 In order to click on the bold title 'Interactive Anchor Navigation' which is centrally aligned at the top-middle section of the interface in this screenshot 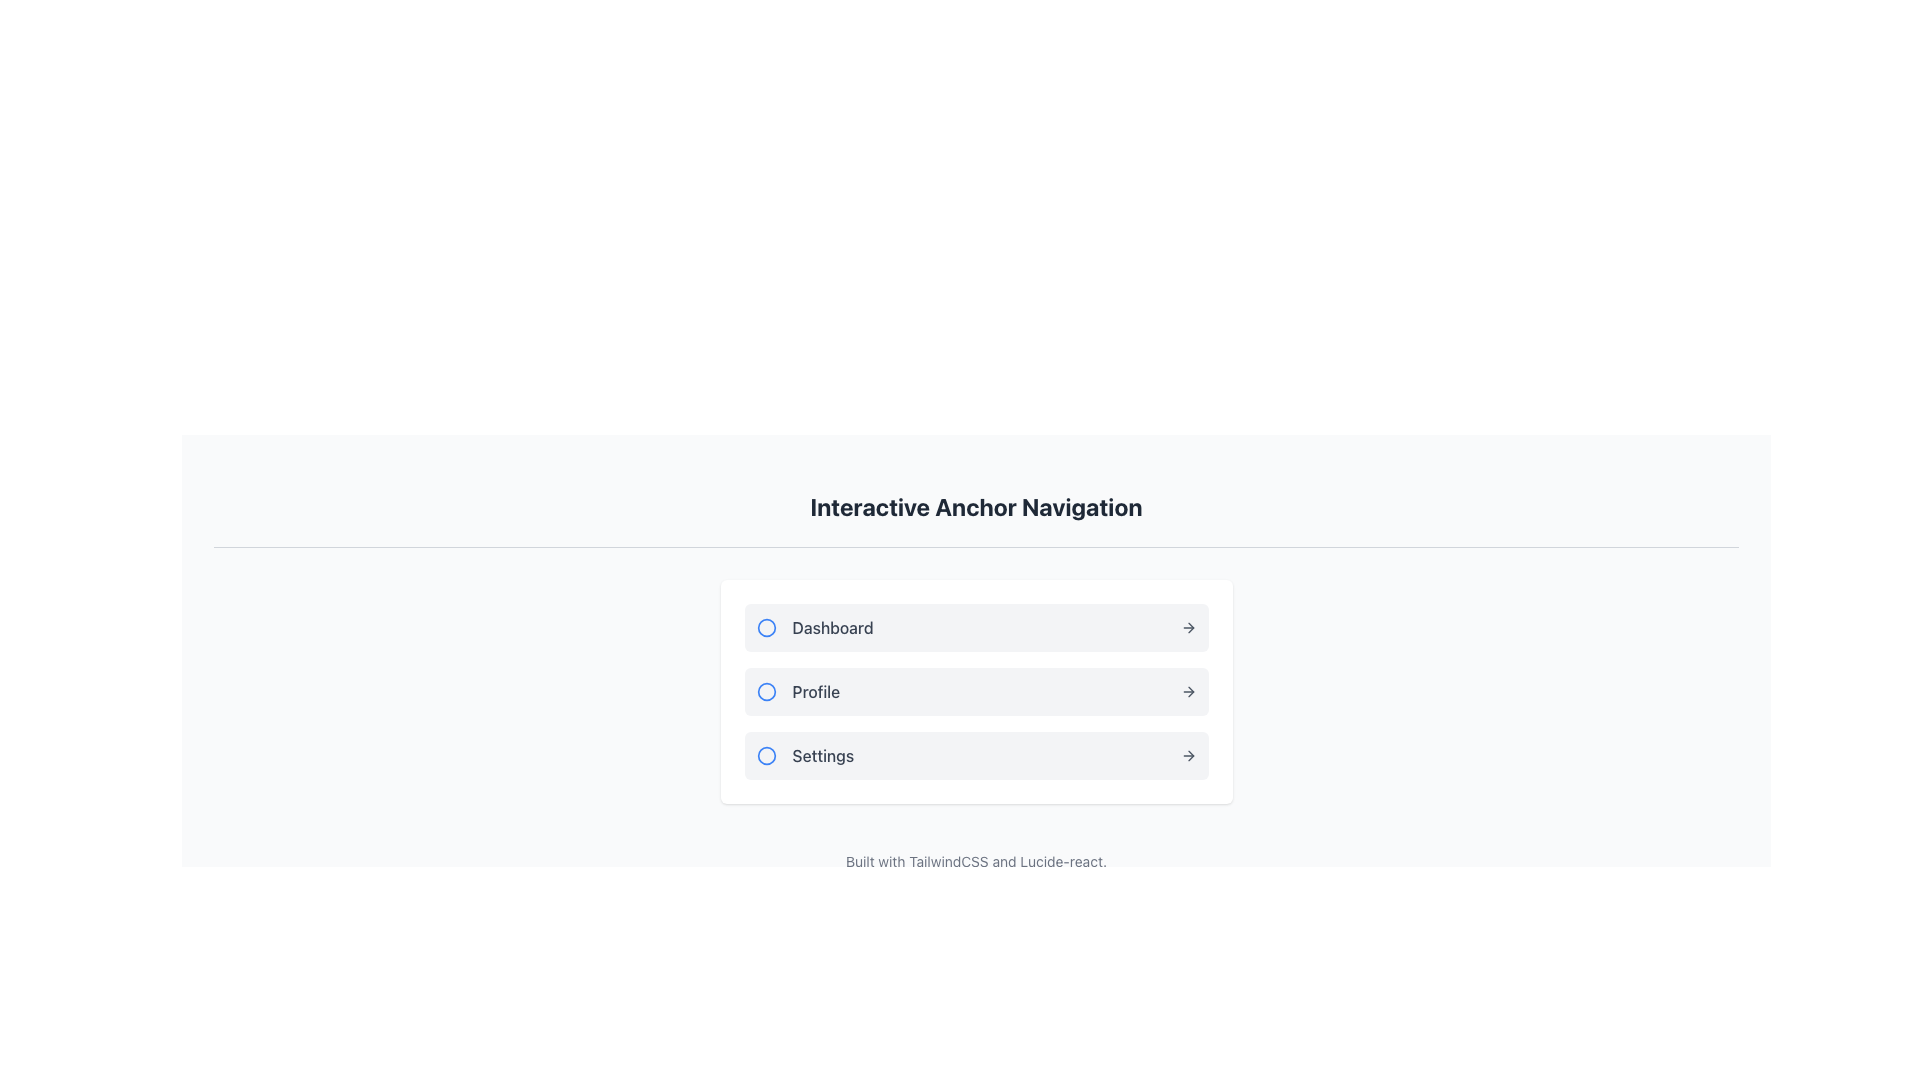, I will do `click(976, 505)`.